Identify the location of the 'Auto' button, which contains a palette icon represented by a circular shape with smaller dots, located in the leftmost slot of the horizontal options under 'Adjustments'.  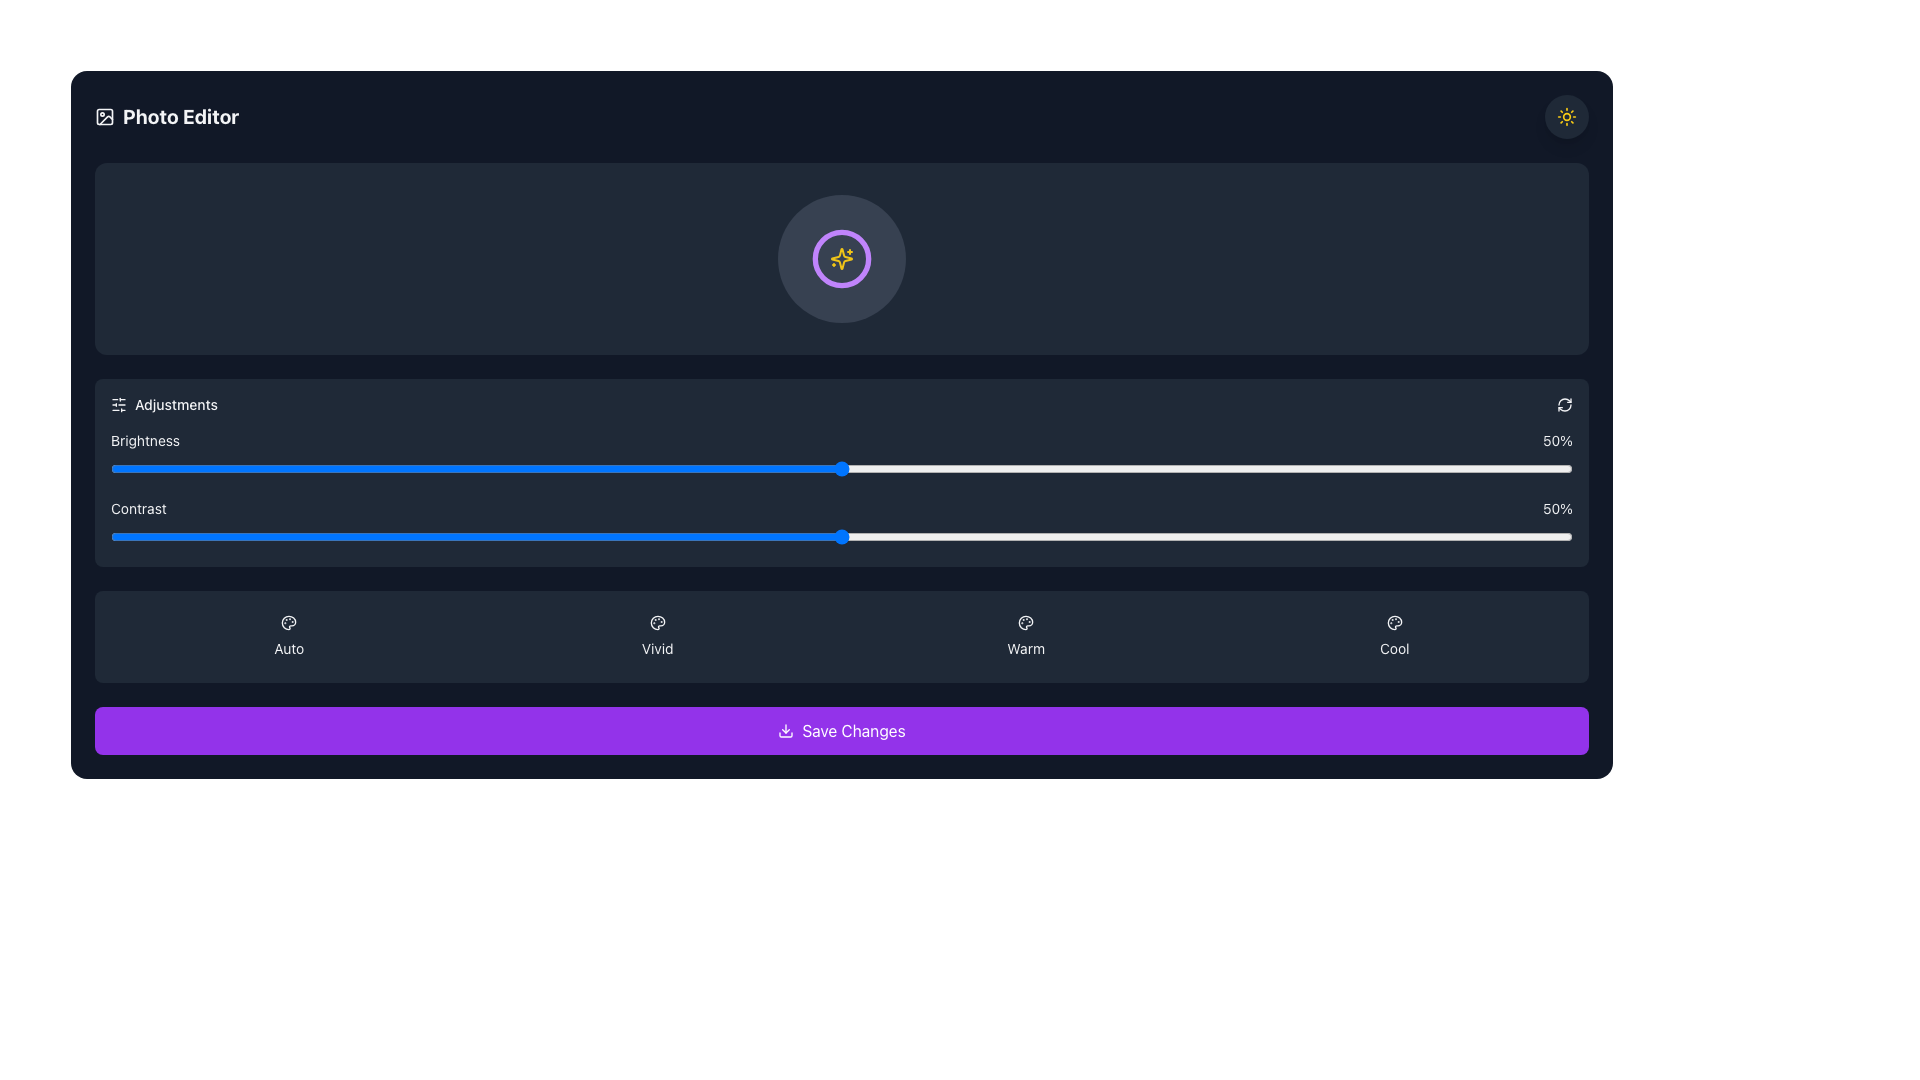
(288, 622).